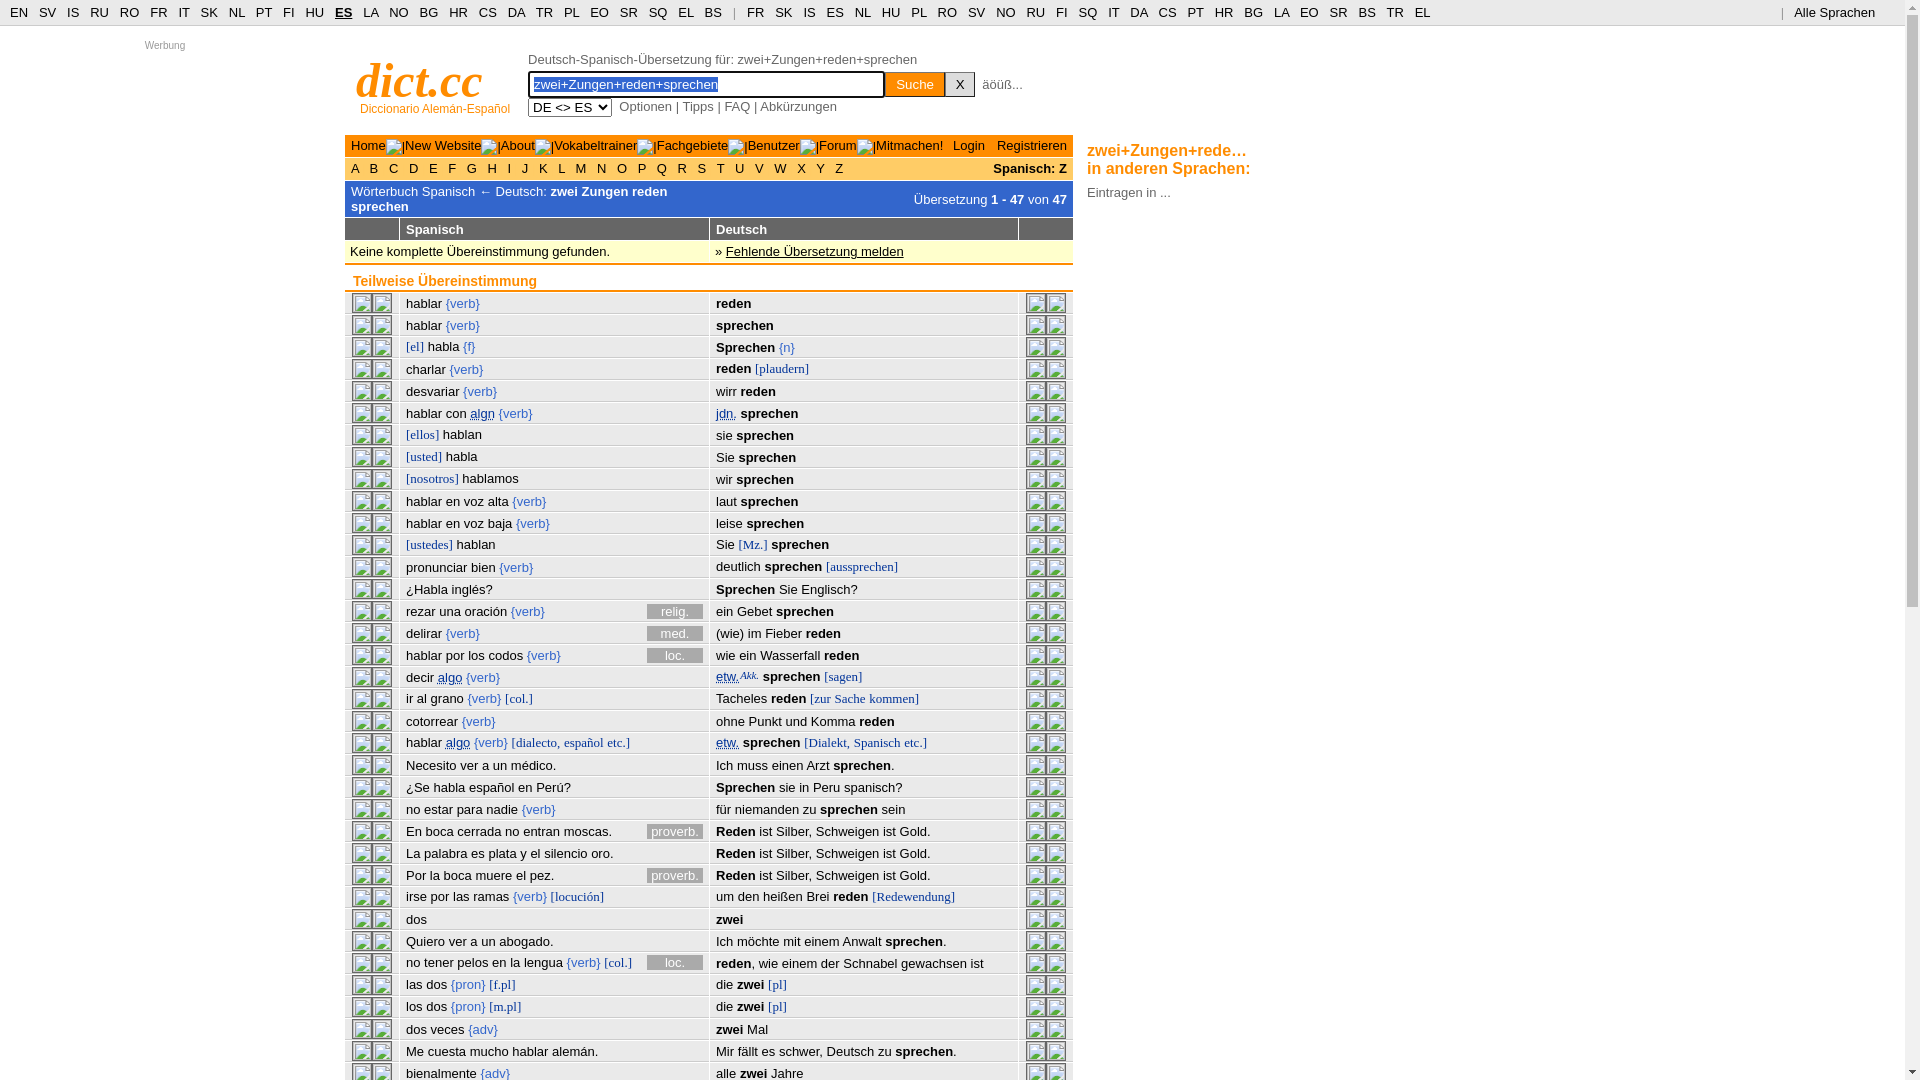 Image resolution: width=1920 pixels, height=1080 pixels. I want to click on 'sprechen', so click(773, 522).